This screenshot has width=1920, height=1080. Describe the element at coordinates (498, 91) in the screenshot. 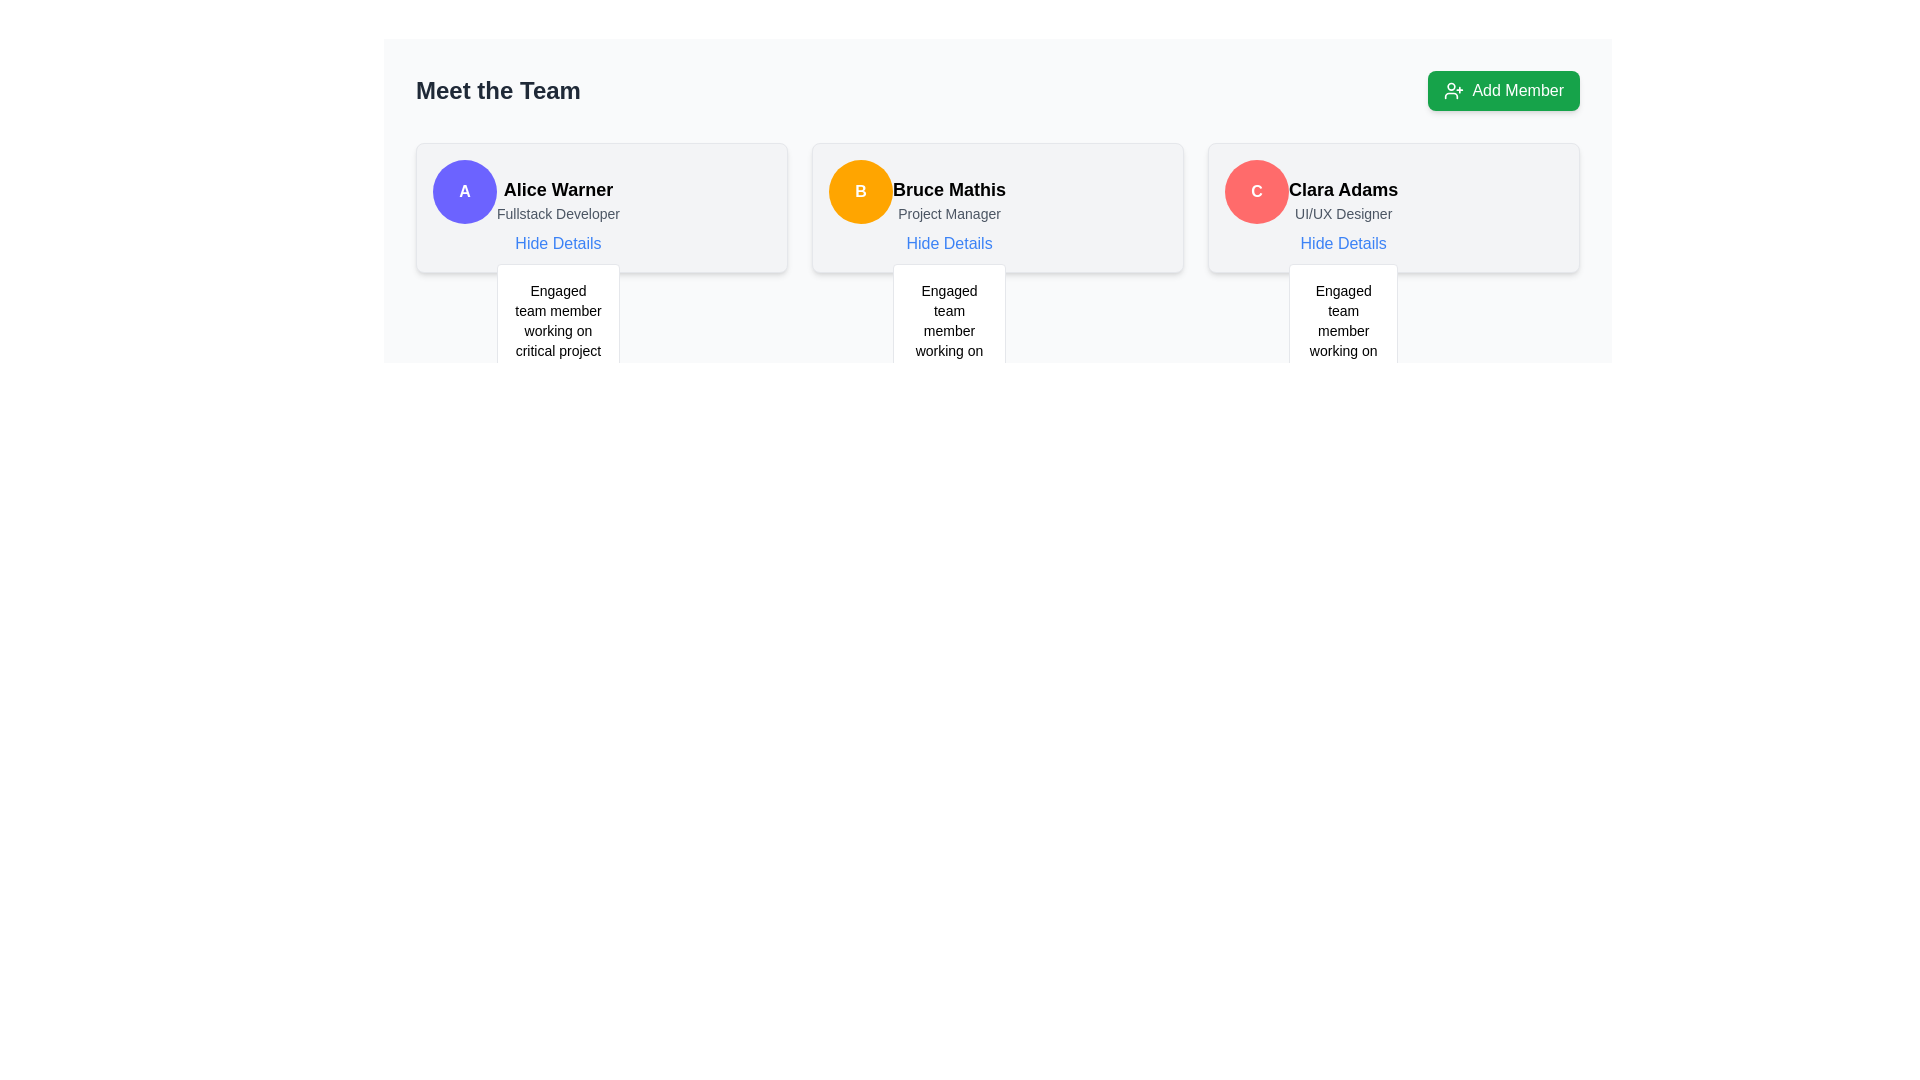

I see `text from the header Text Label that indicates the section's purpose for managing team members, located at the top left of the interface, next to the 'Add Member' button` at that location.